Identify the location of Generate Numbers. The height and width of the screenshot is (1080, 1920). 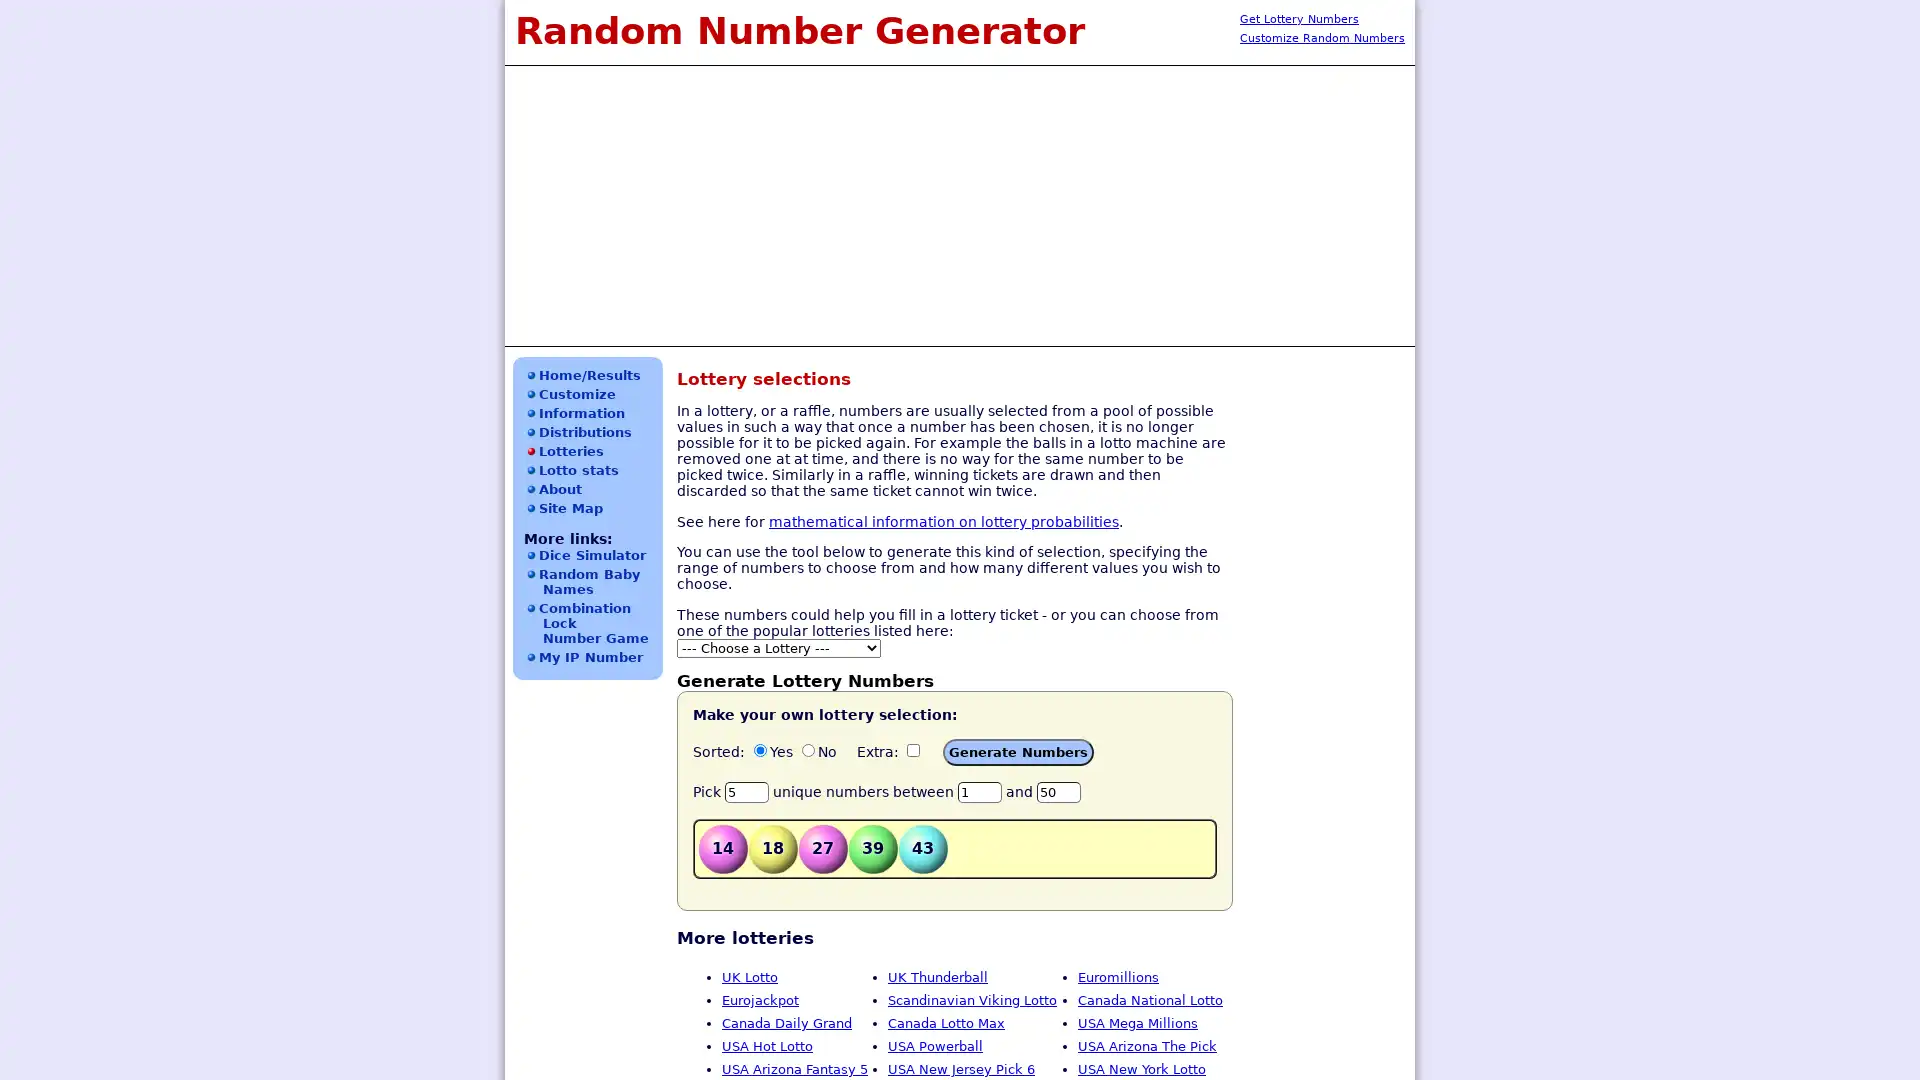
(1018, 752).